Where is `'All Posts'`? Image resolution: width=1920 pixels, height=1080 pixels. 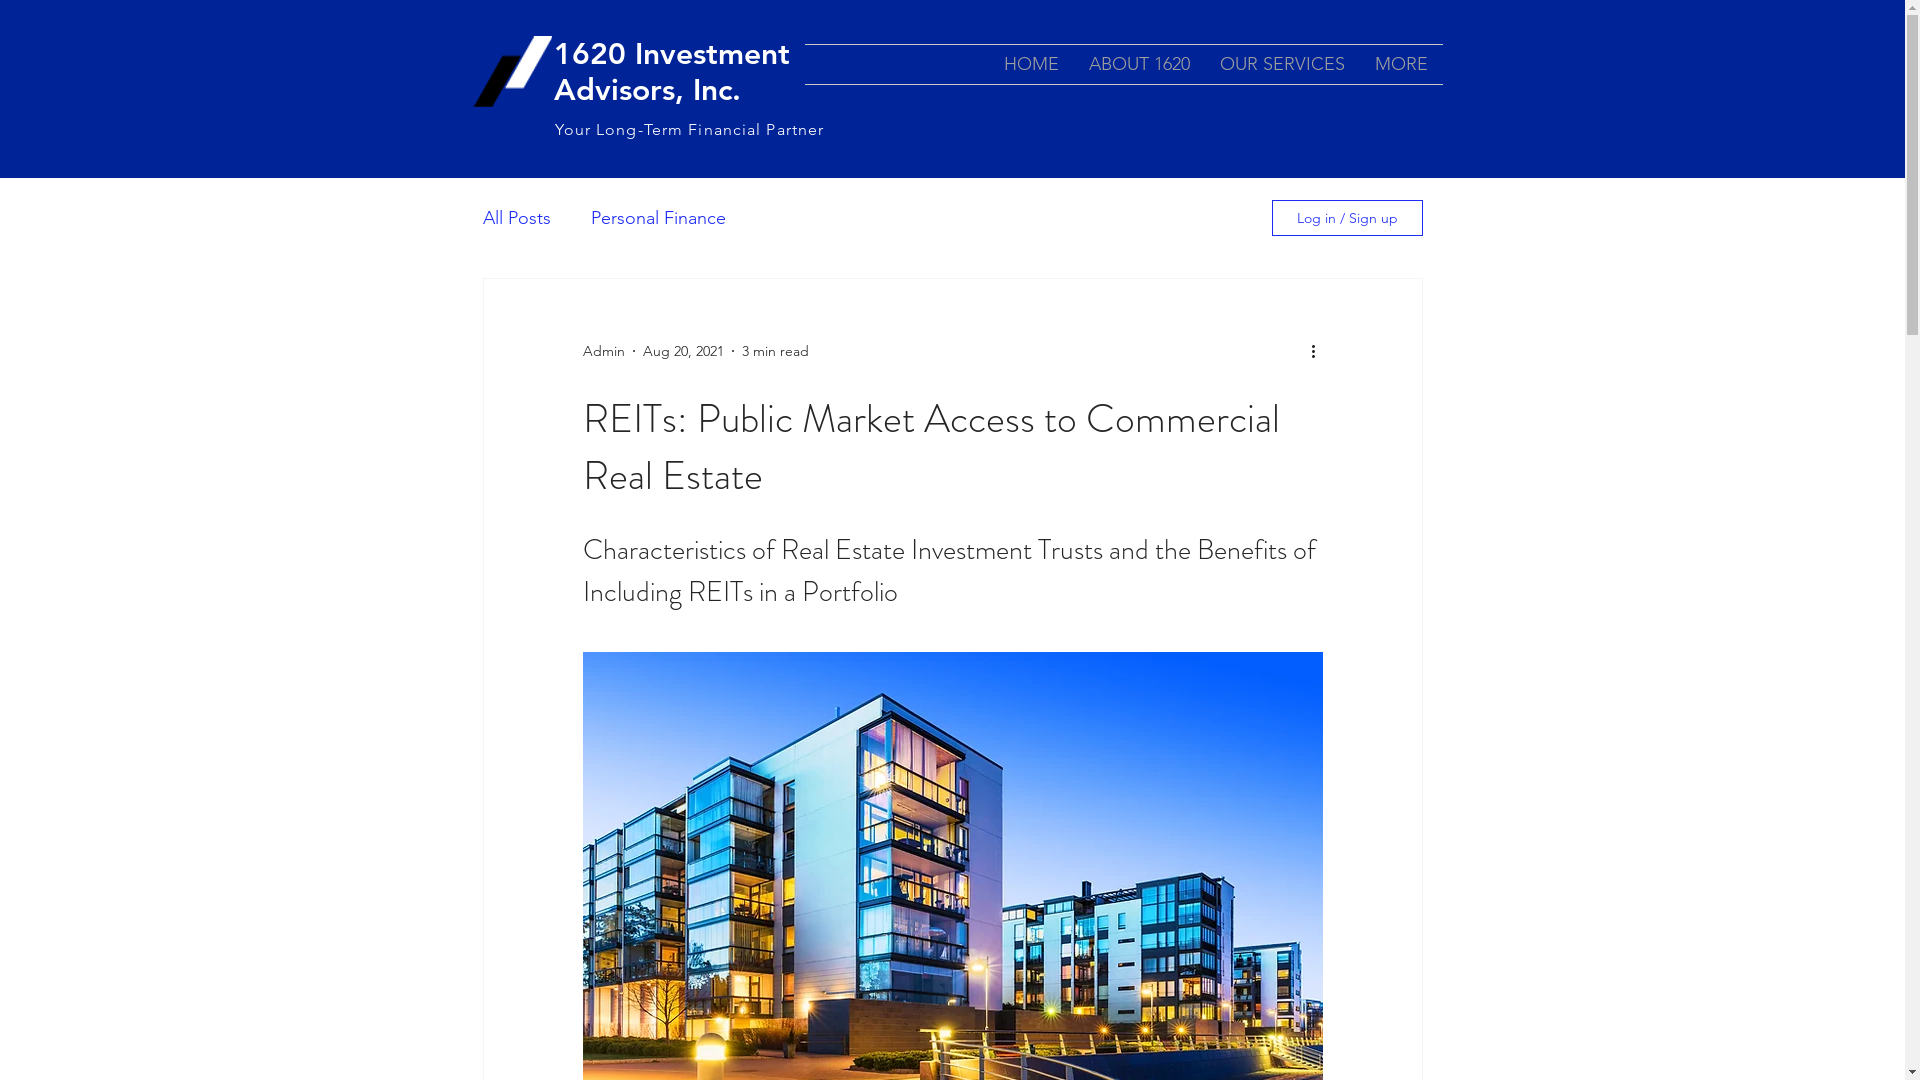 'All Posts' is located at coordinates (515, 218).